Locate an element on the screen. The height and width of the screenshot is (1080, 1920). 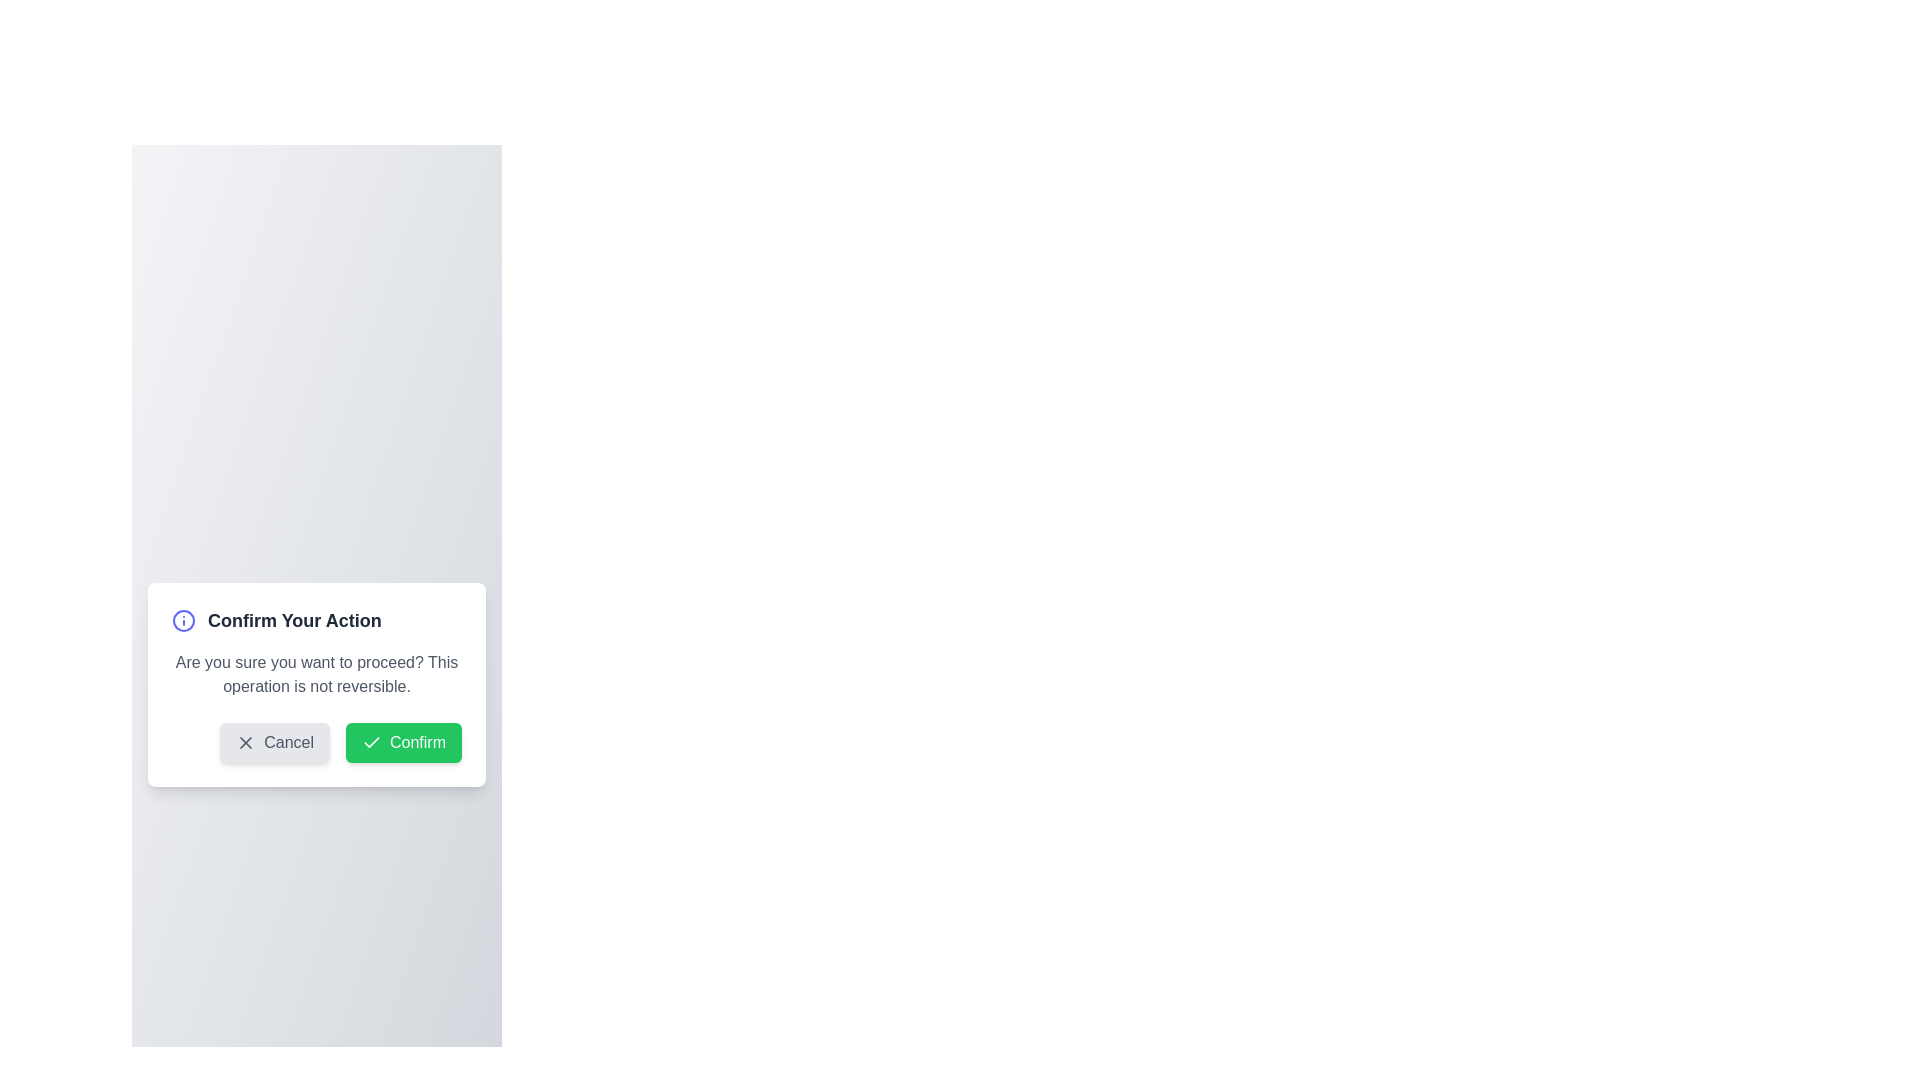
the Static Text Label that serves as the title or header of the dialog box, located in the header section, to the right of the informational icon and above the confirmation message text is located at coordinates (293, 620).